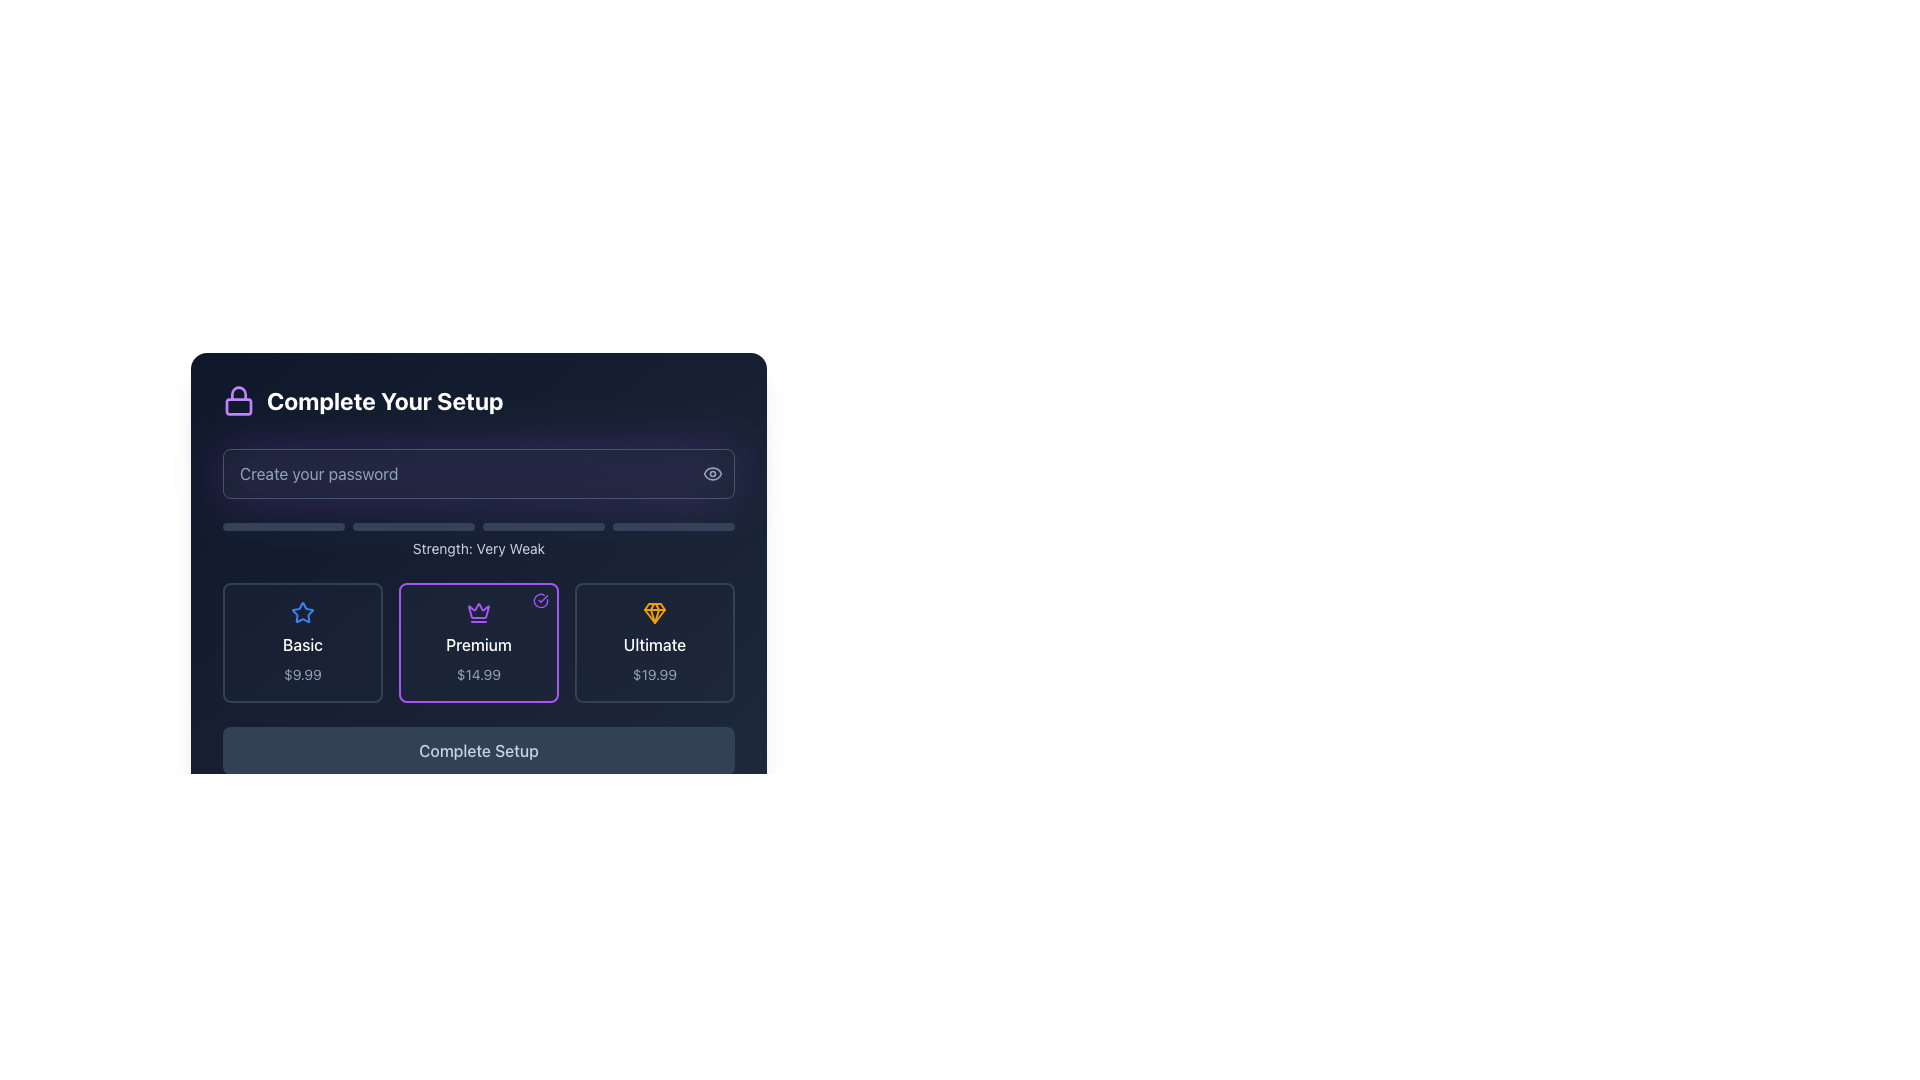  What do you see at coordinates (478, 548) in the screenshot?
I see `the text label displaying 'Strength: Very Weak', which is styled in small, muted gray text and located below the progress bars and above the pricing options section` at bounding box center [478, 548].